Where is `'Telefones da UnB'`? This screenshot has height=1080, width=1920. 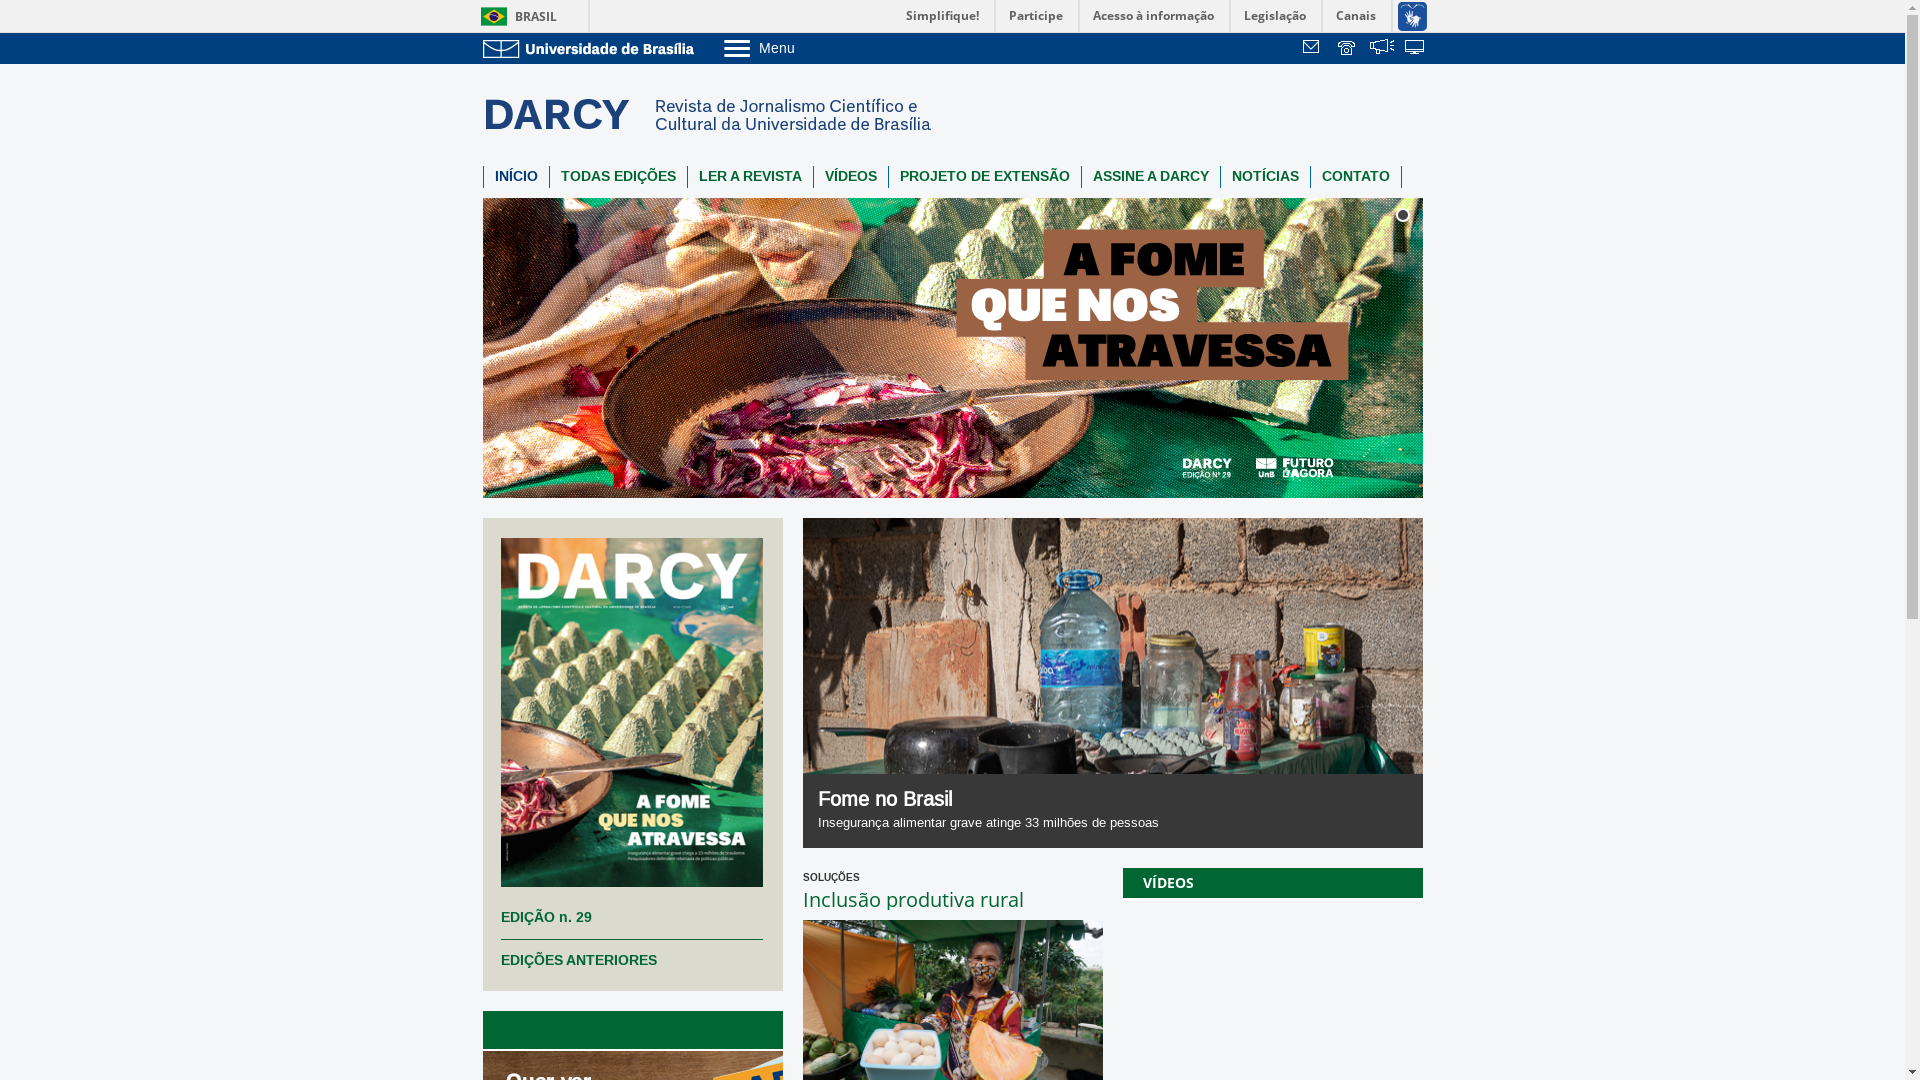 'Telefones da UnB' is located at coordinates (1335, 48).